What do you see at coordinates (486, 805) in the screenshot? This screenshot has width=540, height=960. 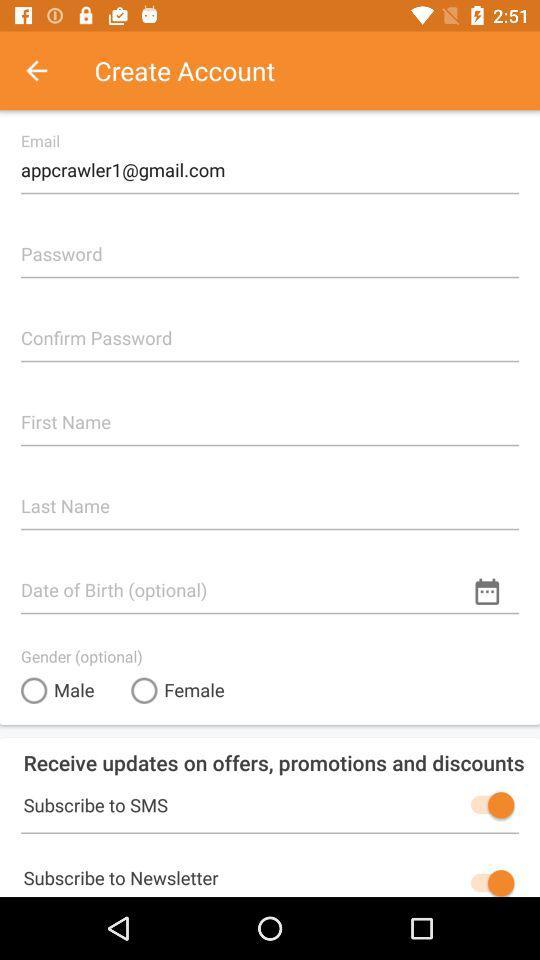 I see `sms subscription` at bounding box center [486, 805].